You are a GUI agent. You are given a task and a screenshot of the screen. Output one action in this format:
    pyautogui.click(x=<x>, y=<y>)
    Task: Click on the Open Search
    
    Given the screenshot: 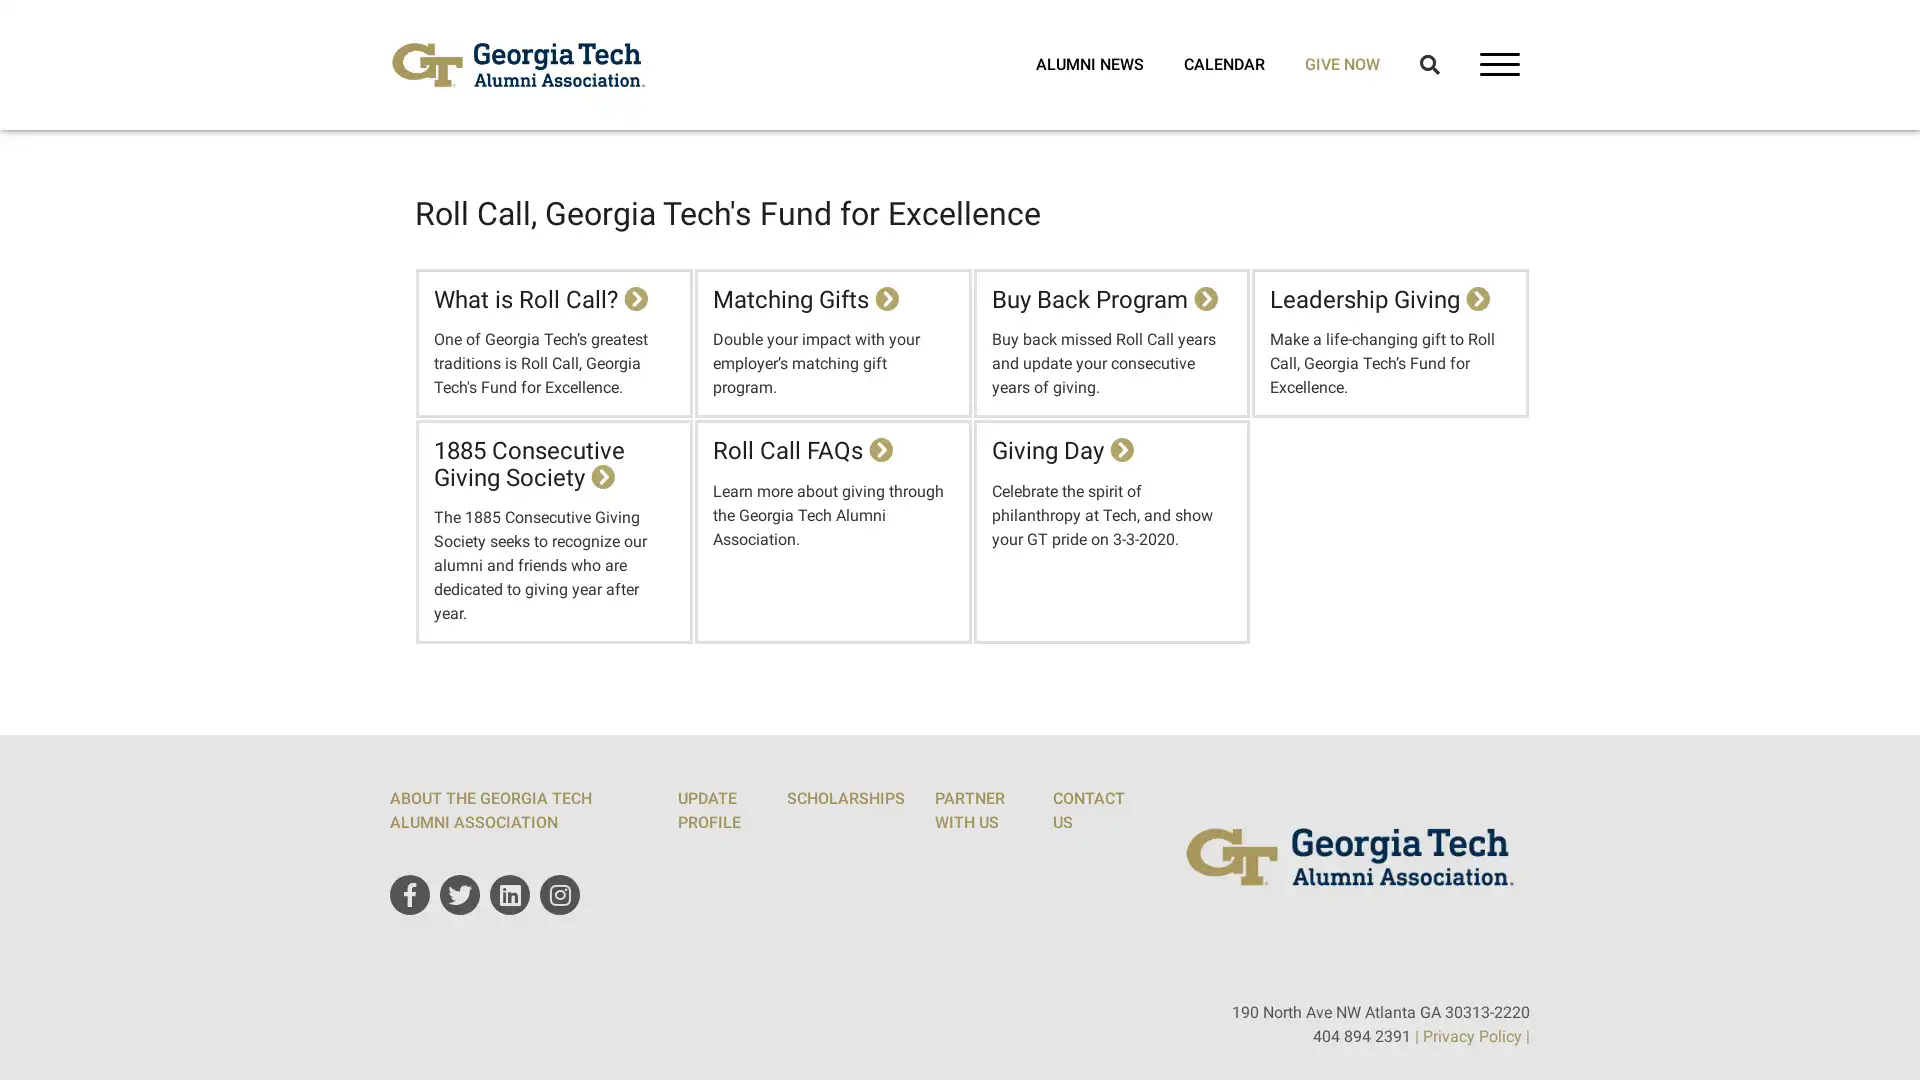 What is the action you would take?
    pyautogui.click(x=1429, y=63)
    